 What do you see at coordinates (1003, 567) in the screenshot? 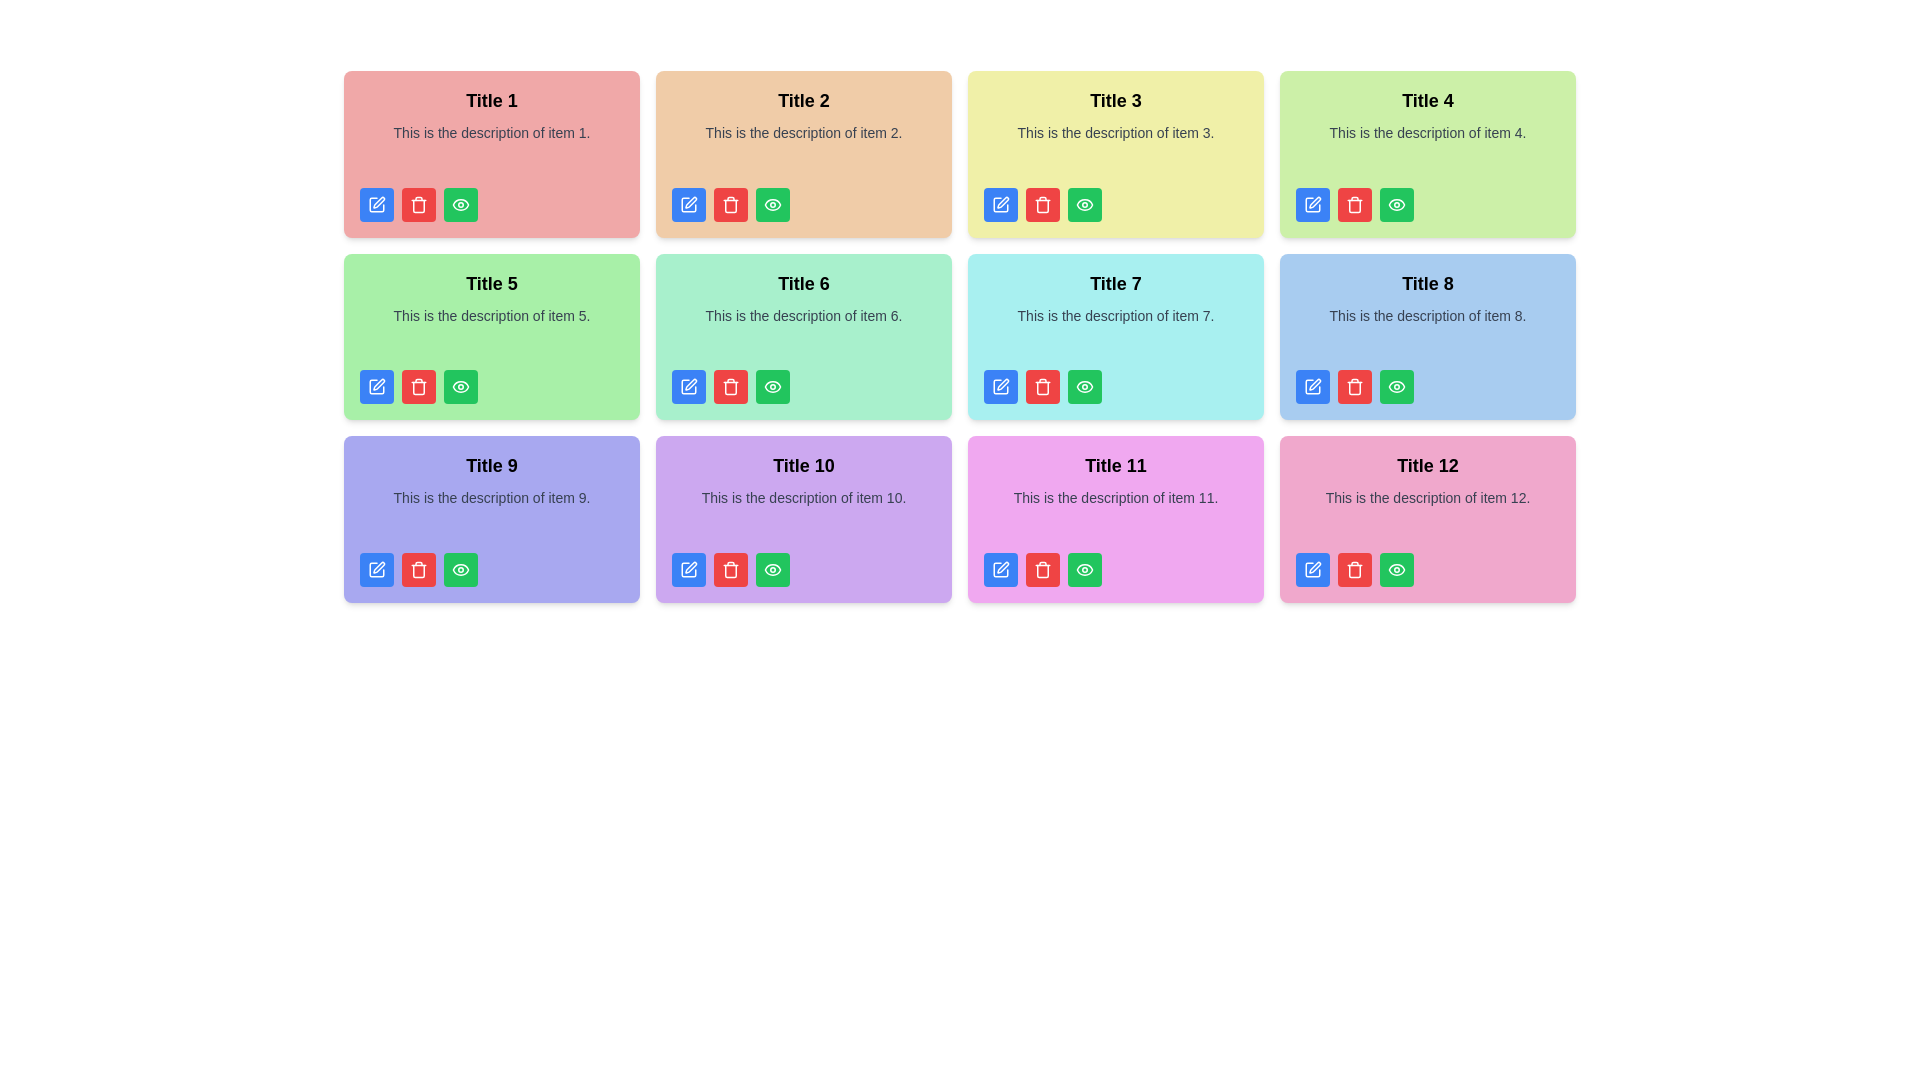
I see `the Pen Graphic icon located in the bottom-right corner of the 'Title 11' card` at bounding box center [1003, 567].